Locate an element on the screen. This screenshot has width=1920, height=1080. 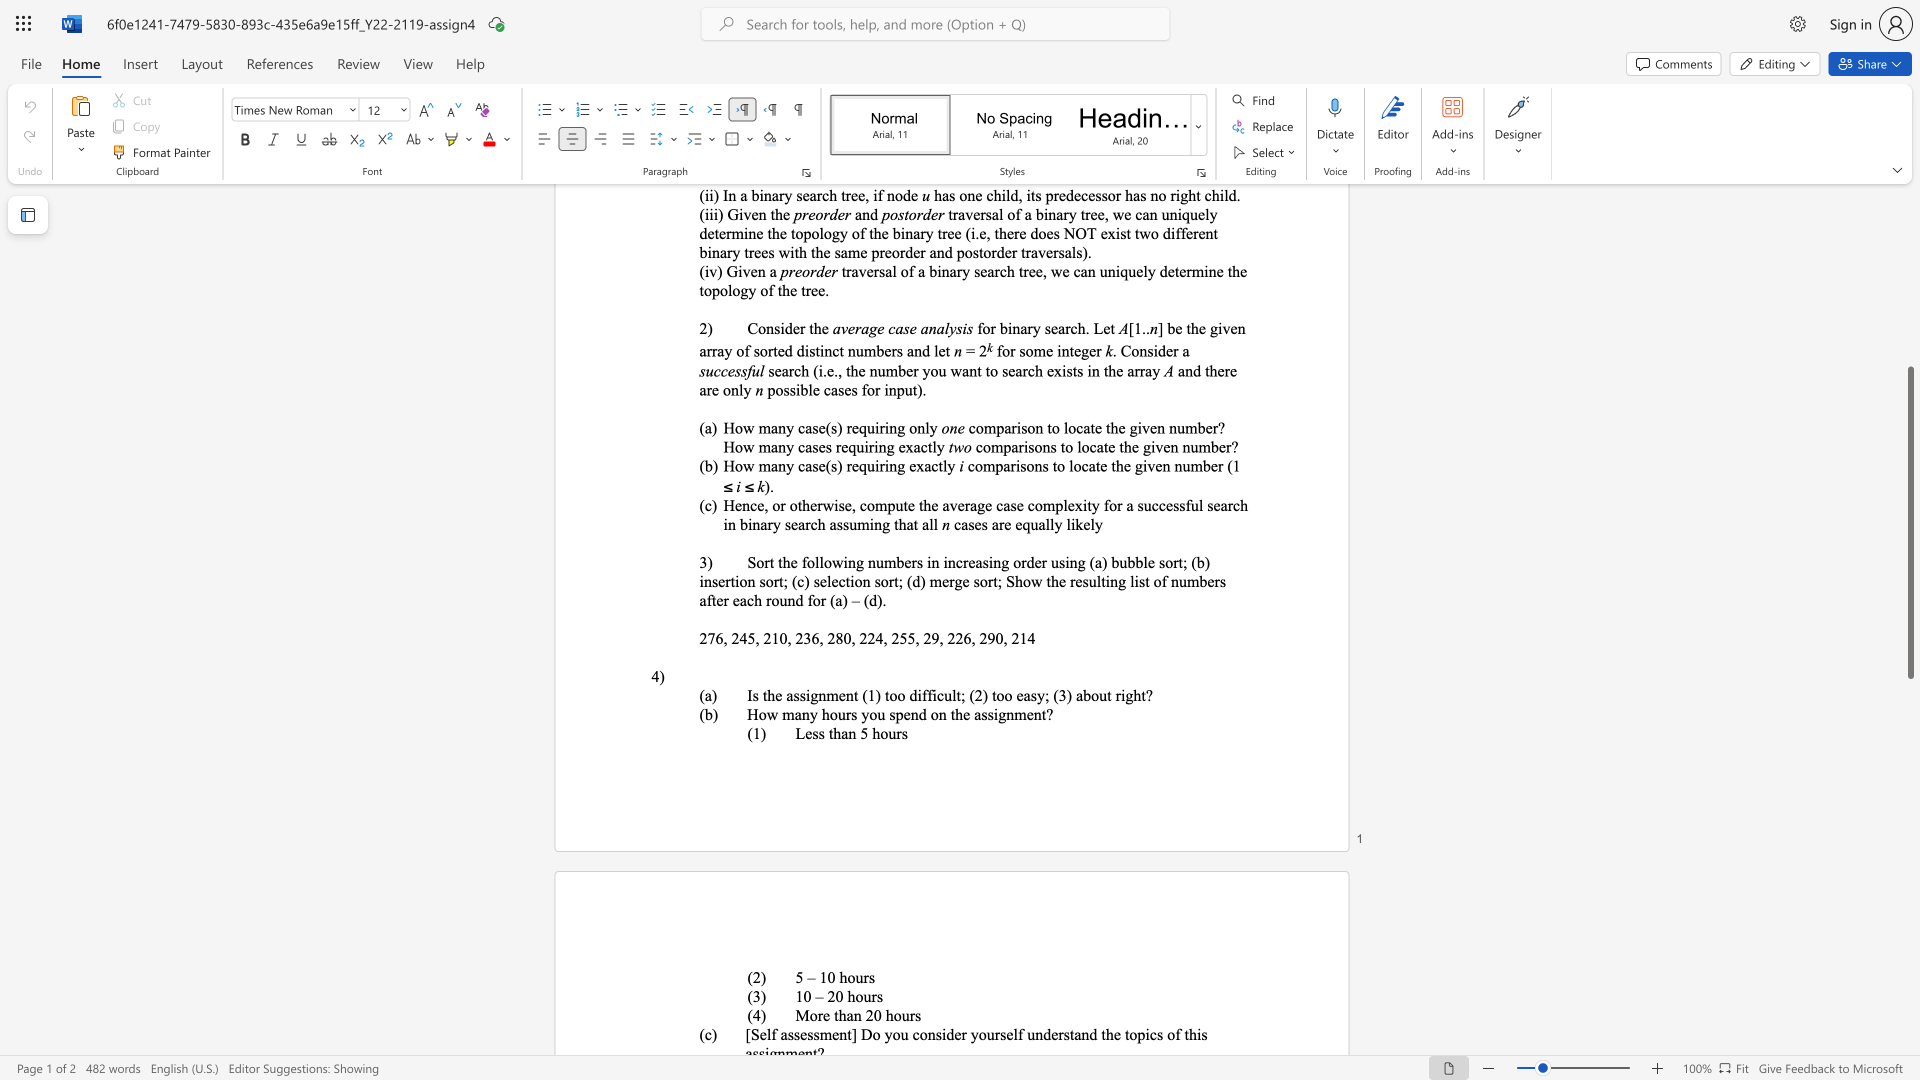
the subset text "24, 255, 29, 226, 290, 214" within the text "276, 245, 210, 236, 280, 224, 255, 29, 226, 290, 214" is located at coordinates (867, 638).